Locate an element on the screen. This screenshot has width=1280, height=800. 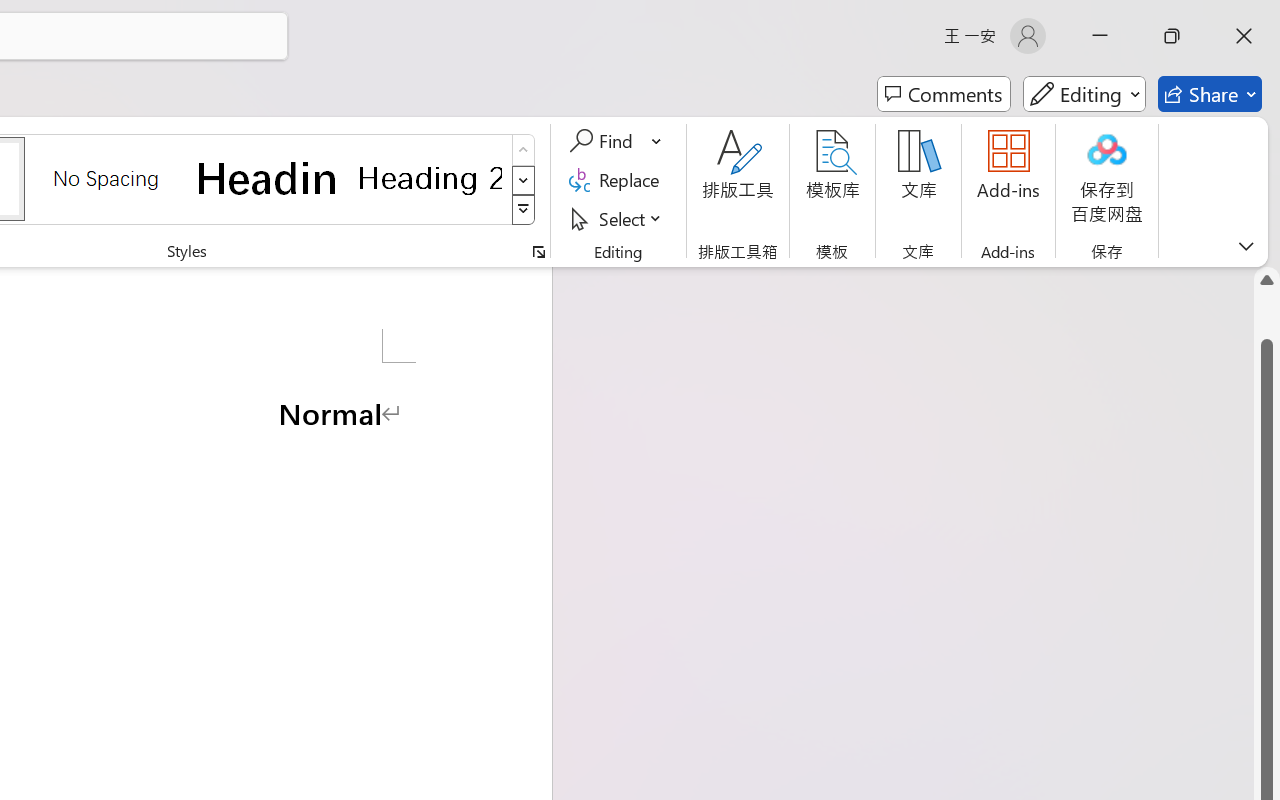
'Heading 1' is located at coordinates (267, 177).